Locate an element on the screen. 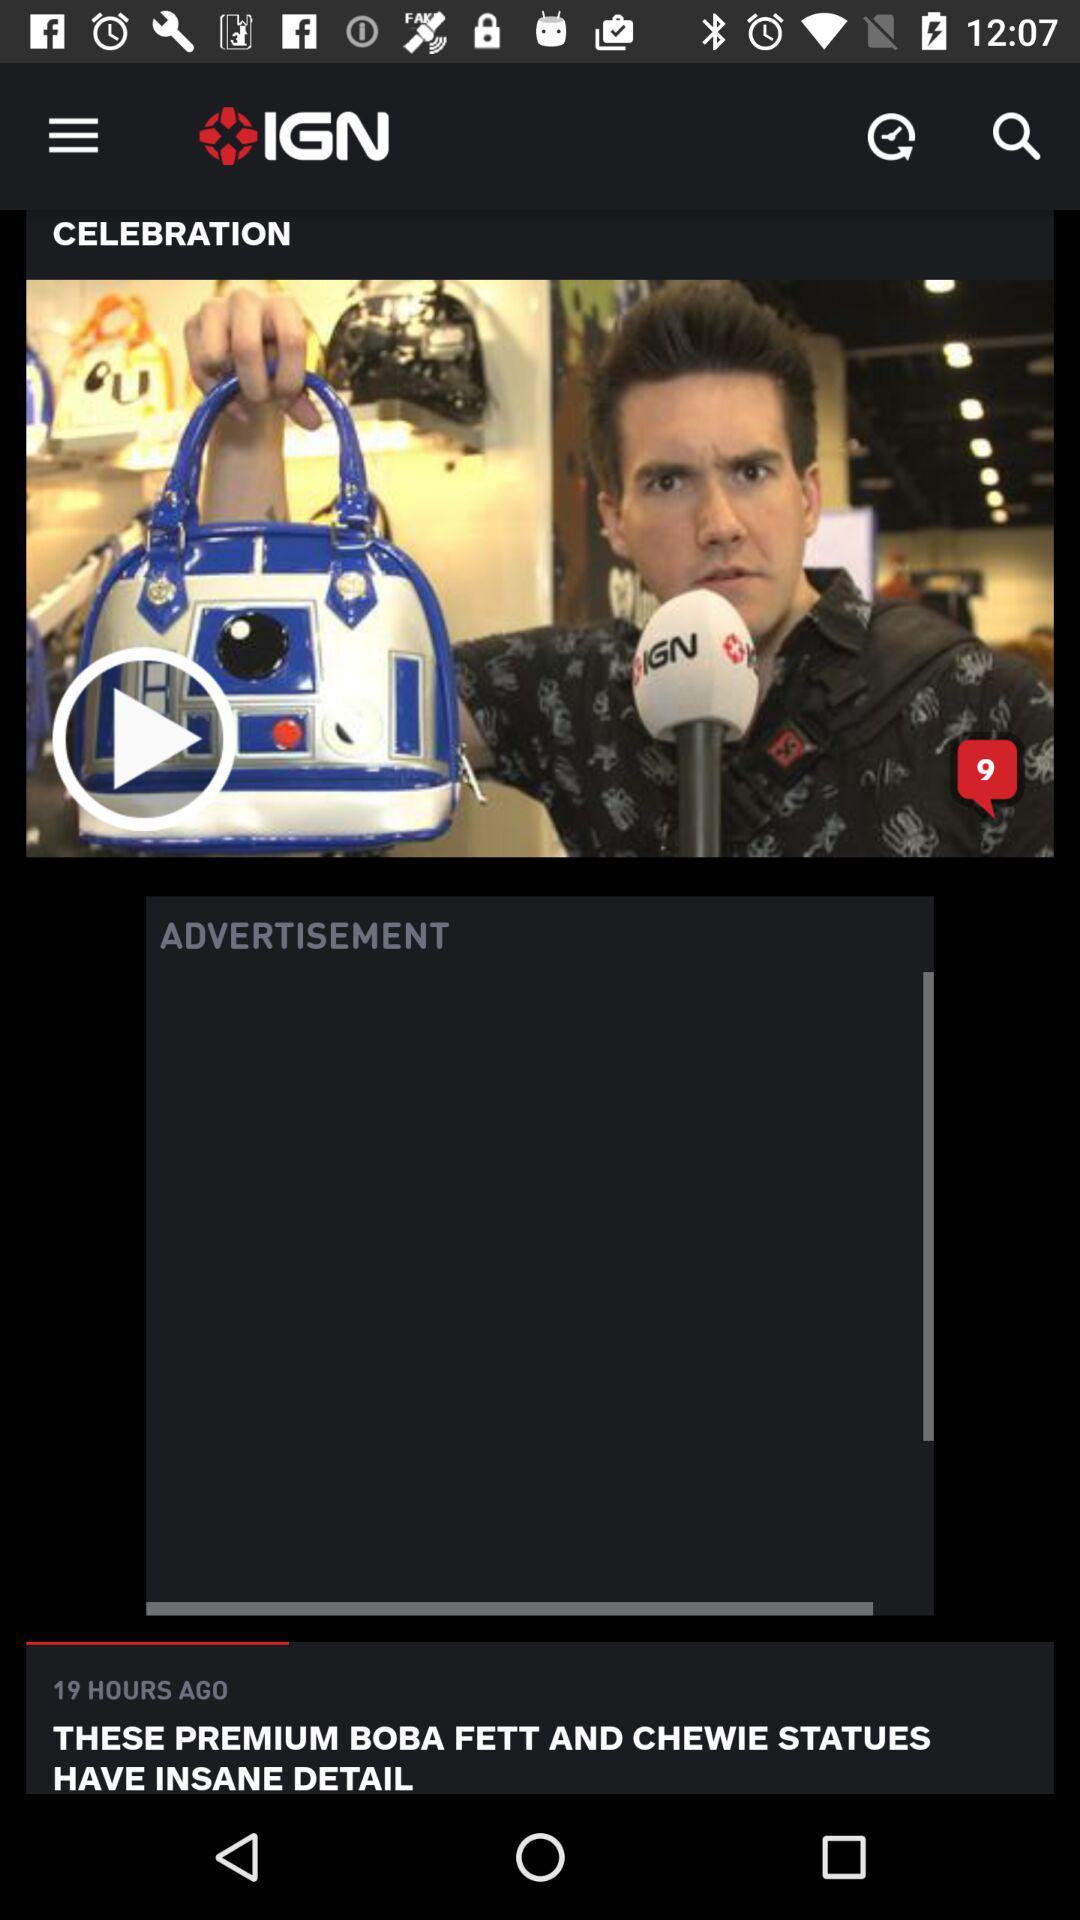  advertisement section is located at coordinates (540, 1293).